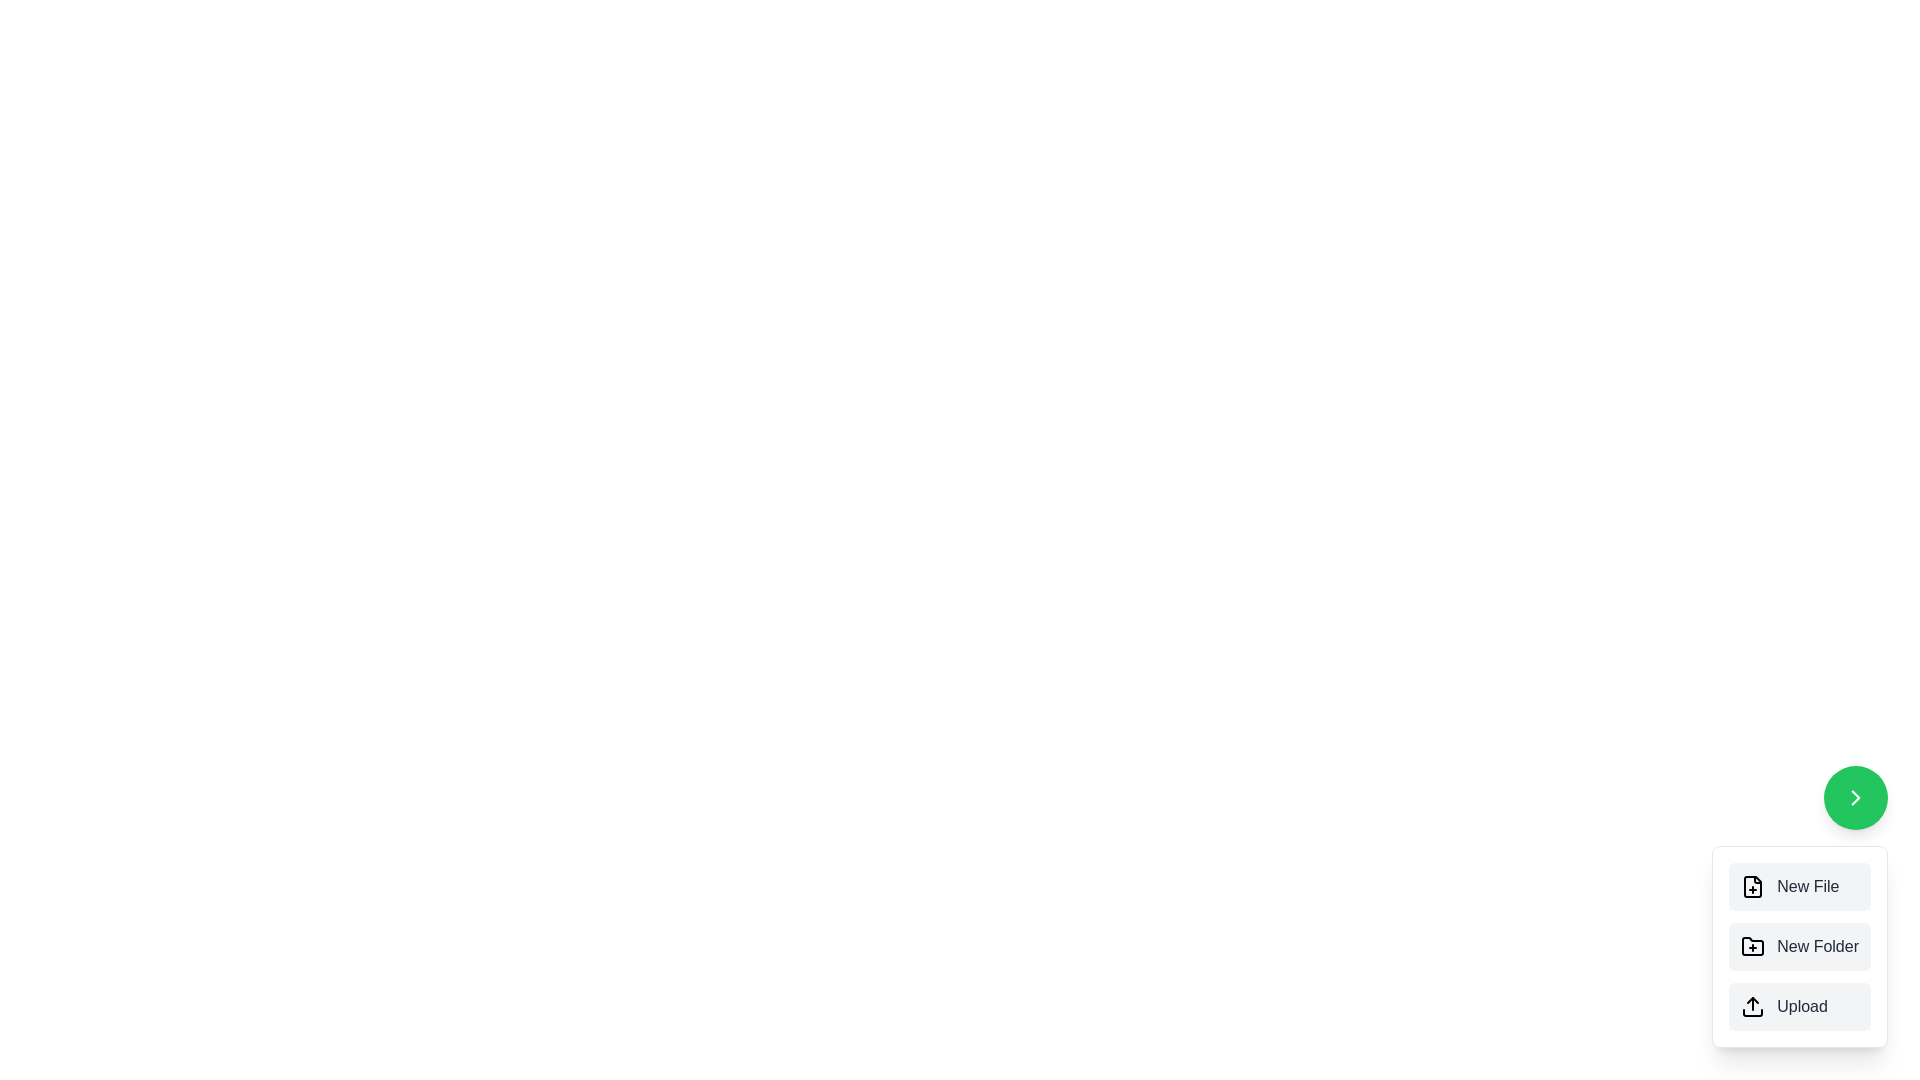  I want to click on the 'New Folder' button, so click(1800, 946).